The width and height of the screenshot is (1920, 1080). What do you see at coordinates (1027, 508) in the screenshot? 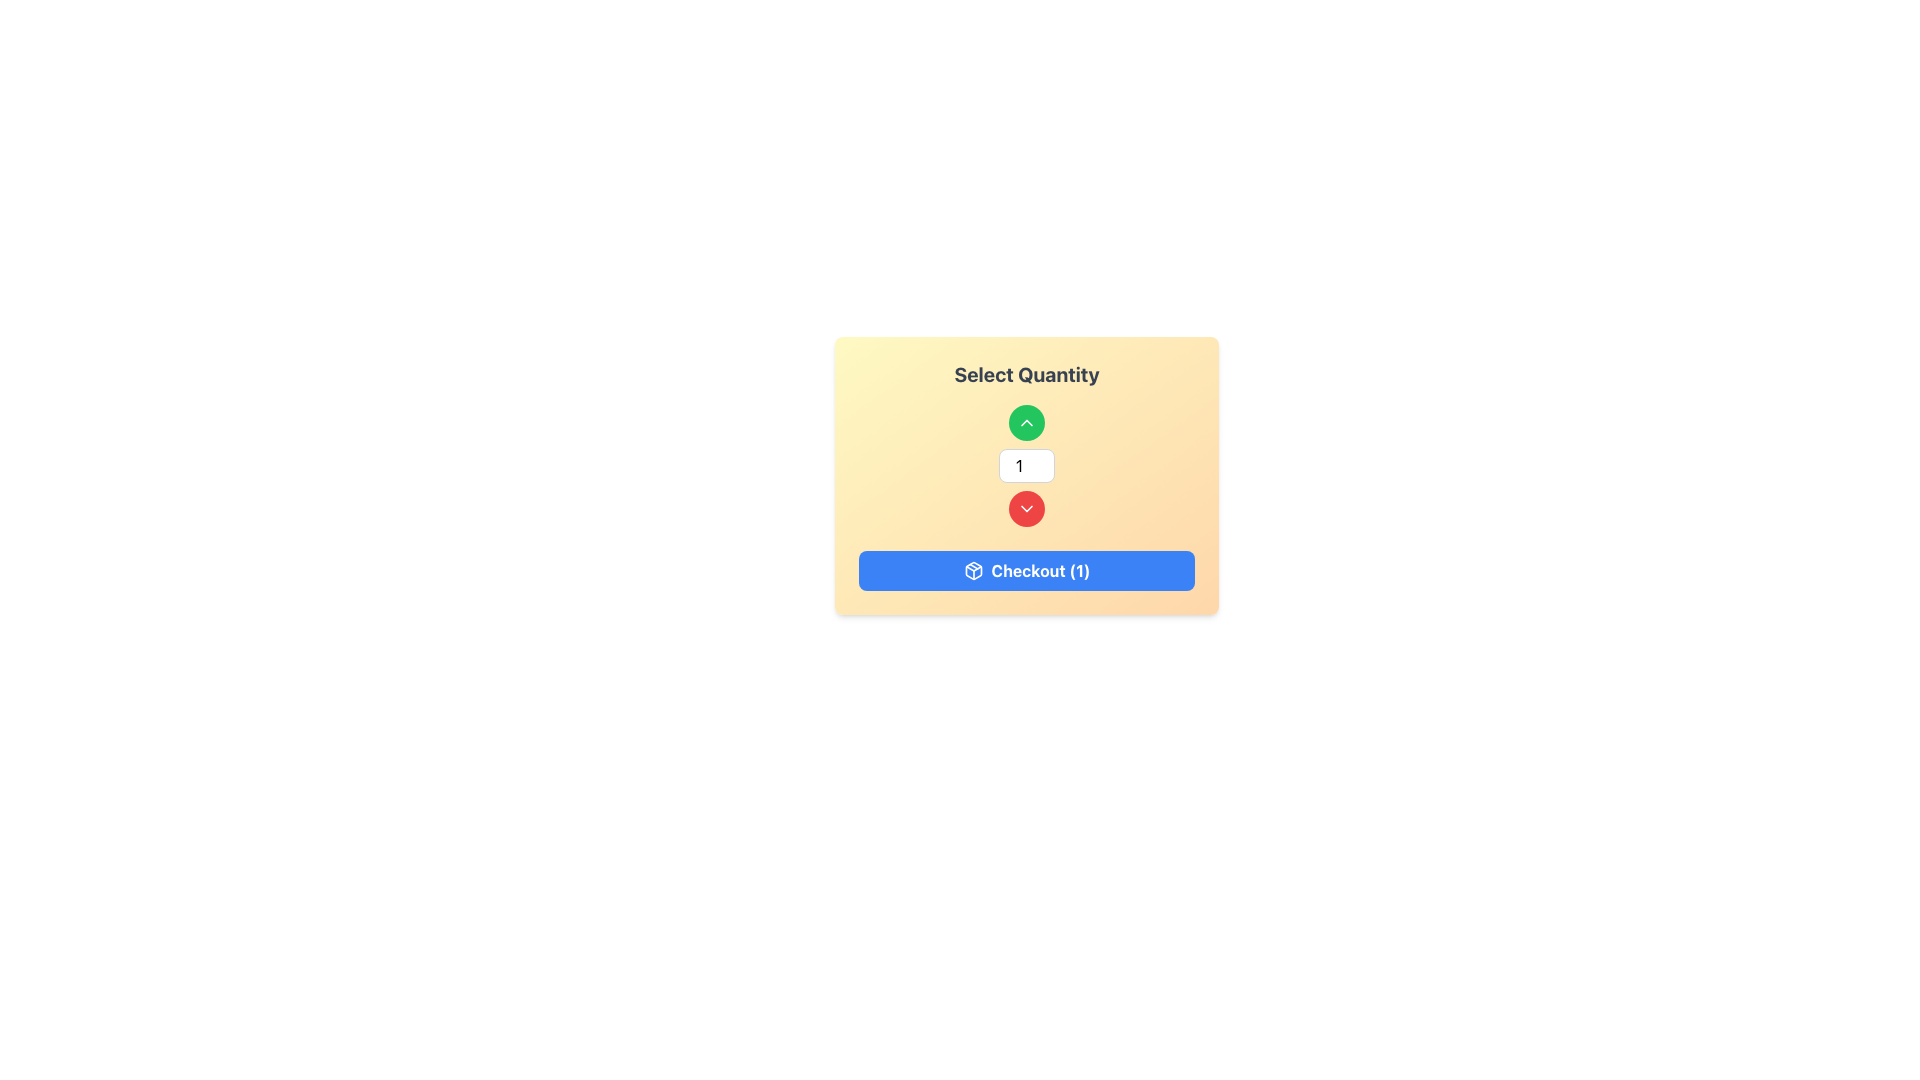
I see `the decrement button located below the numeric input field` at bounding box center [1027, 508].